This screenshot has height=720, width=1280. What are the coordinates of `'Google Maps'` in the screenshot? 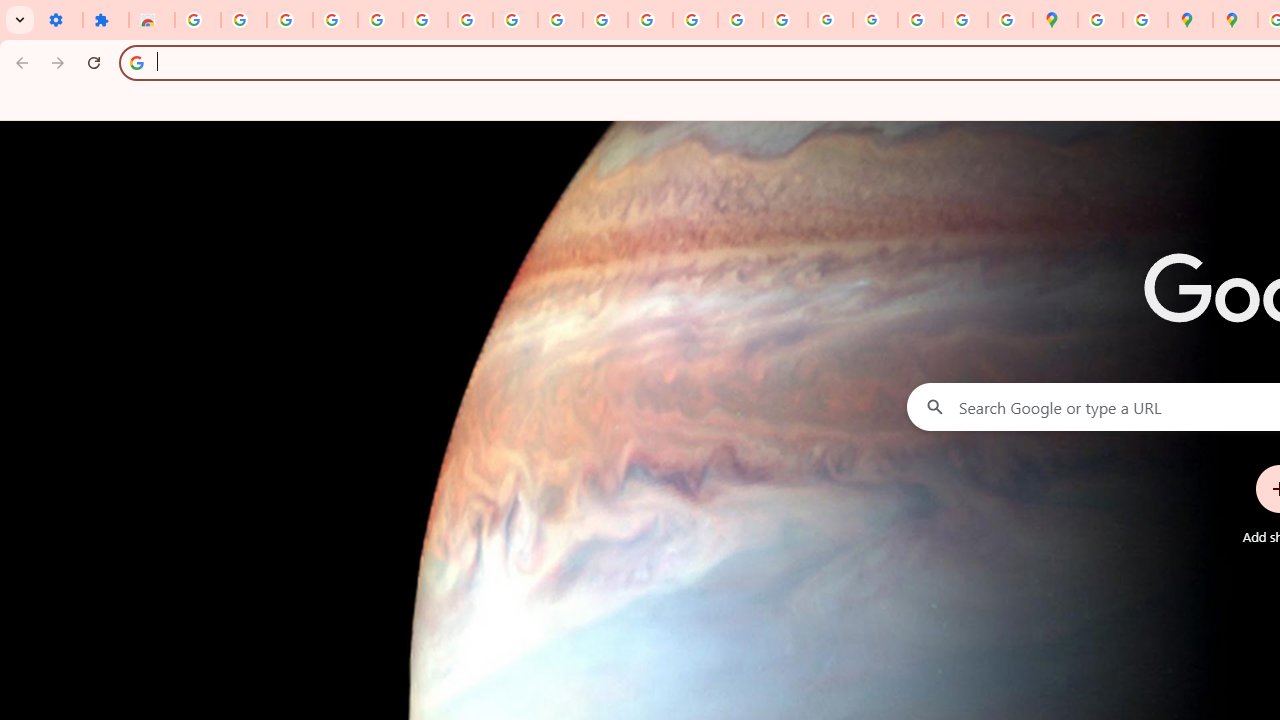 It's located at (1054, 20).